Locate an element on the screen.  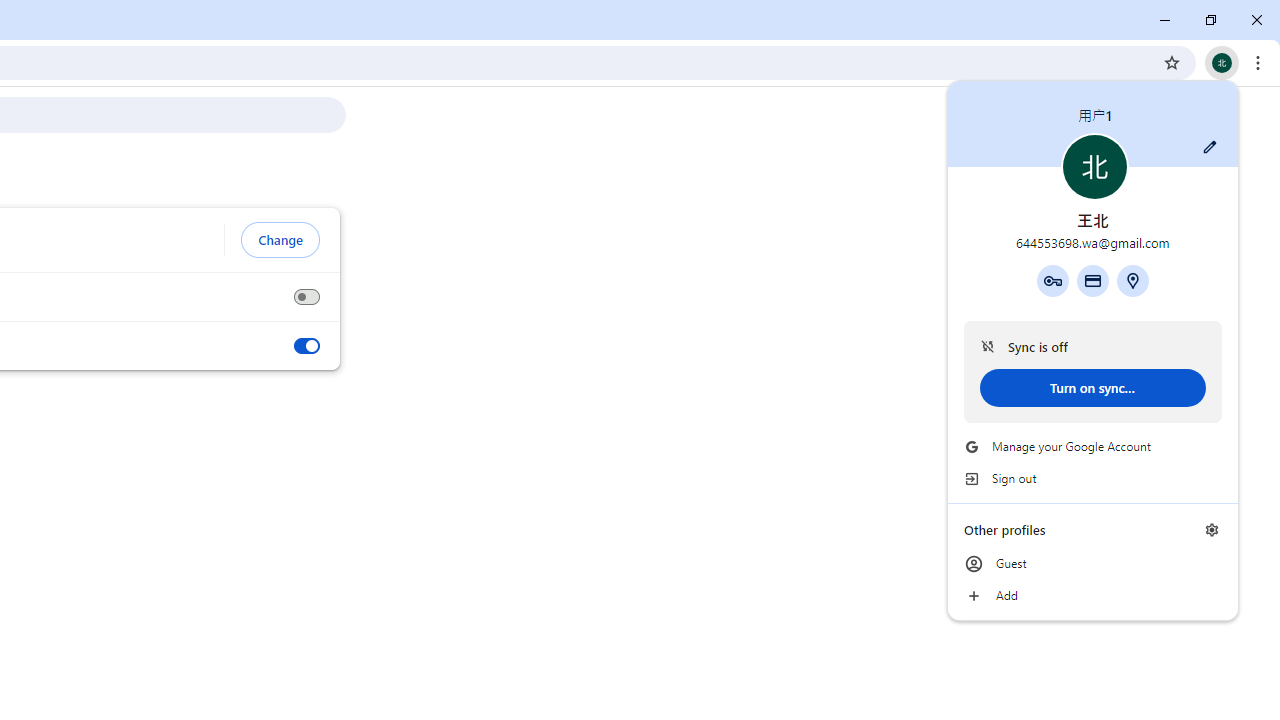
'Show downloads when they' is located at coordinates (305, 345).